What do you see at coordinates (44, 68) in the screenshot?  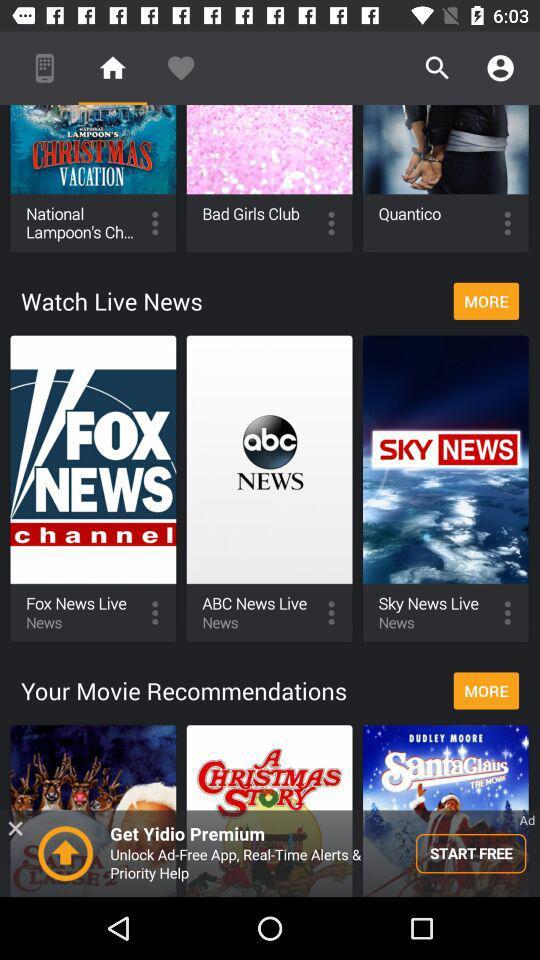 I see `the mobile option on the top left corner` at bounding box center [44, 68].